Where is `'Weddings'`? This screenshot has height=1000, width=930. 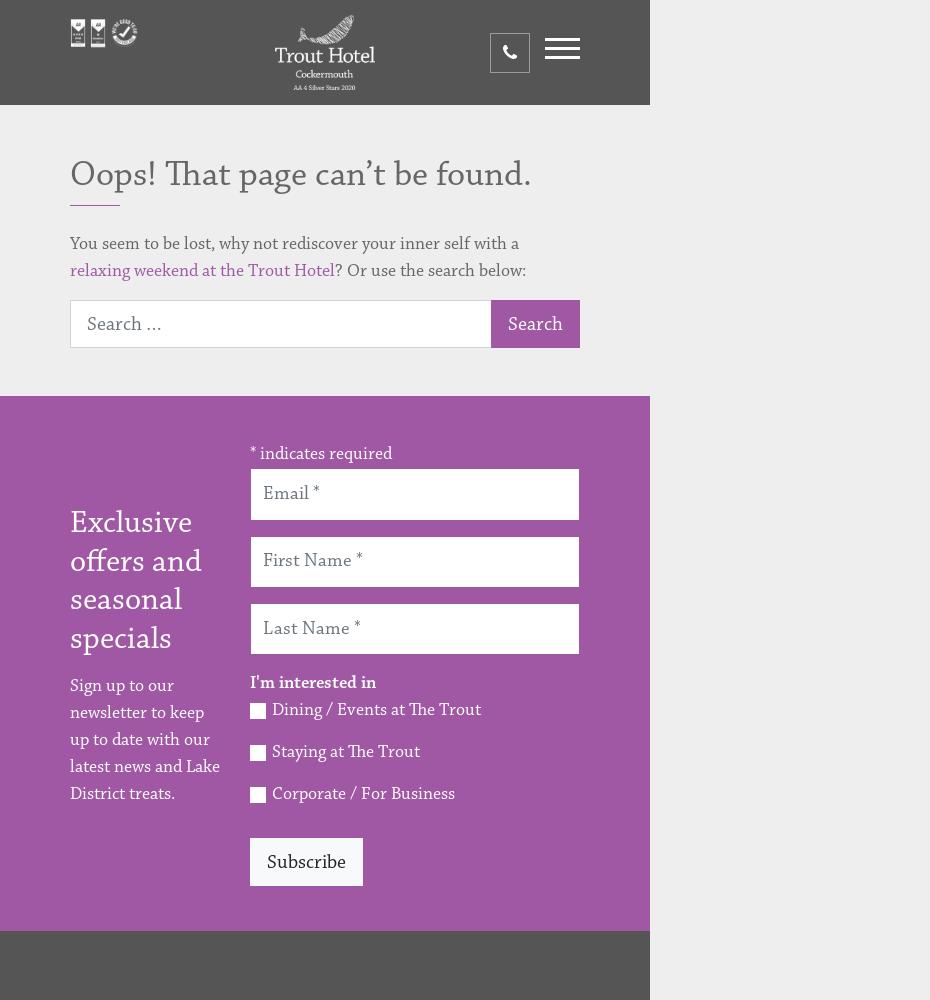 'Weddings' is located at coordinates (664, 483).